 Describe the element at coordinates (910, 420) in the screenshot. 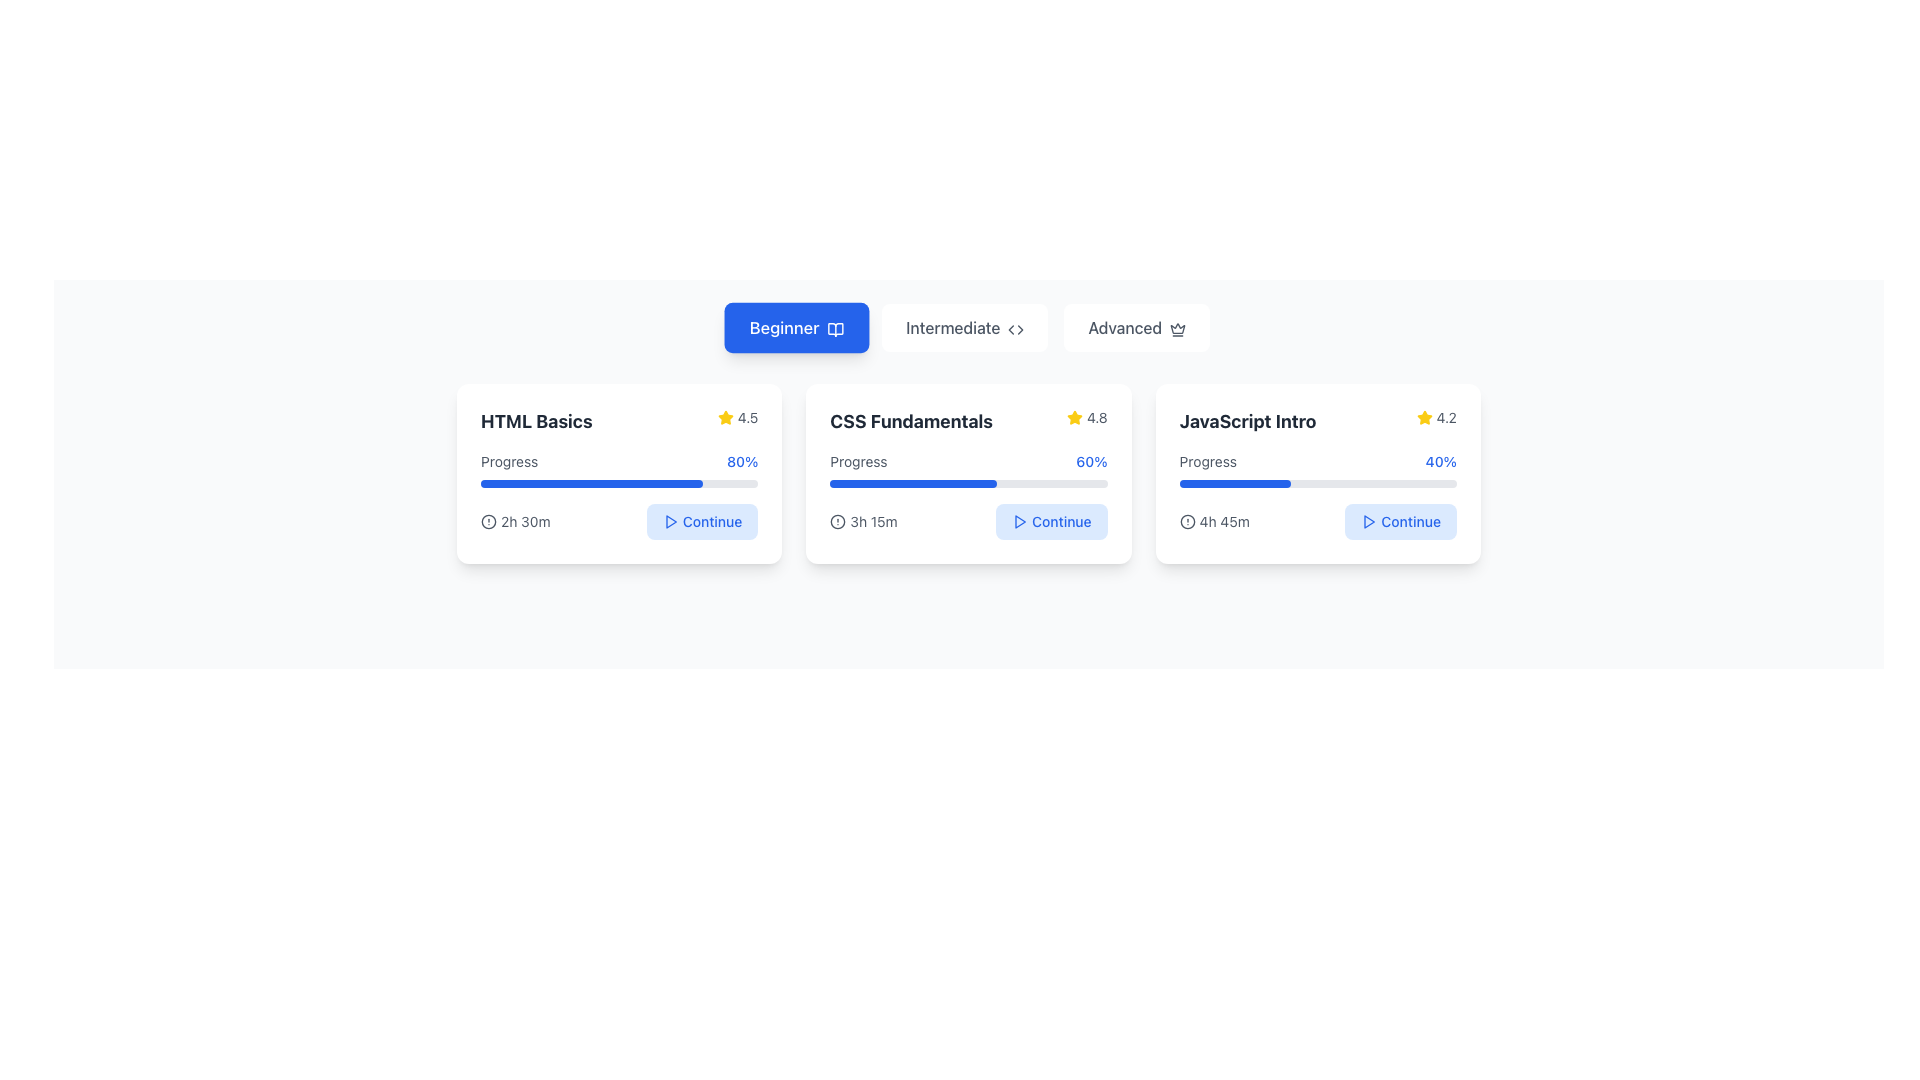

I see `text displayed as the title of the course located at the center-top of the course card` at that location.